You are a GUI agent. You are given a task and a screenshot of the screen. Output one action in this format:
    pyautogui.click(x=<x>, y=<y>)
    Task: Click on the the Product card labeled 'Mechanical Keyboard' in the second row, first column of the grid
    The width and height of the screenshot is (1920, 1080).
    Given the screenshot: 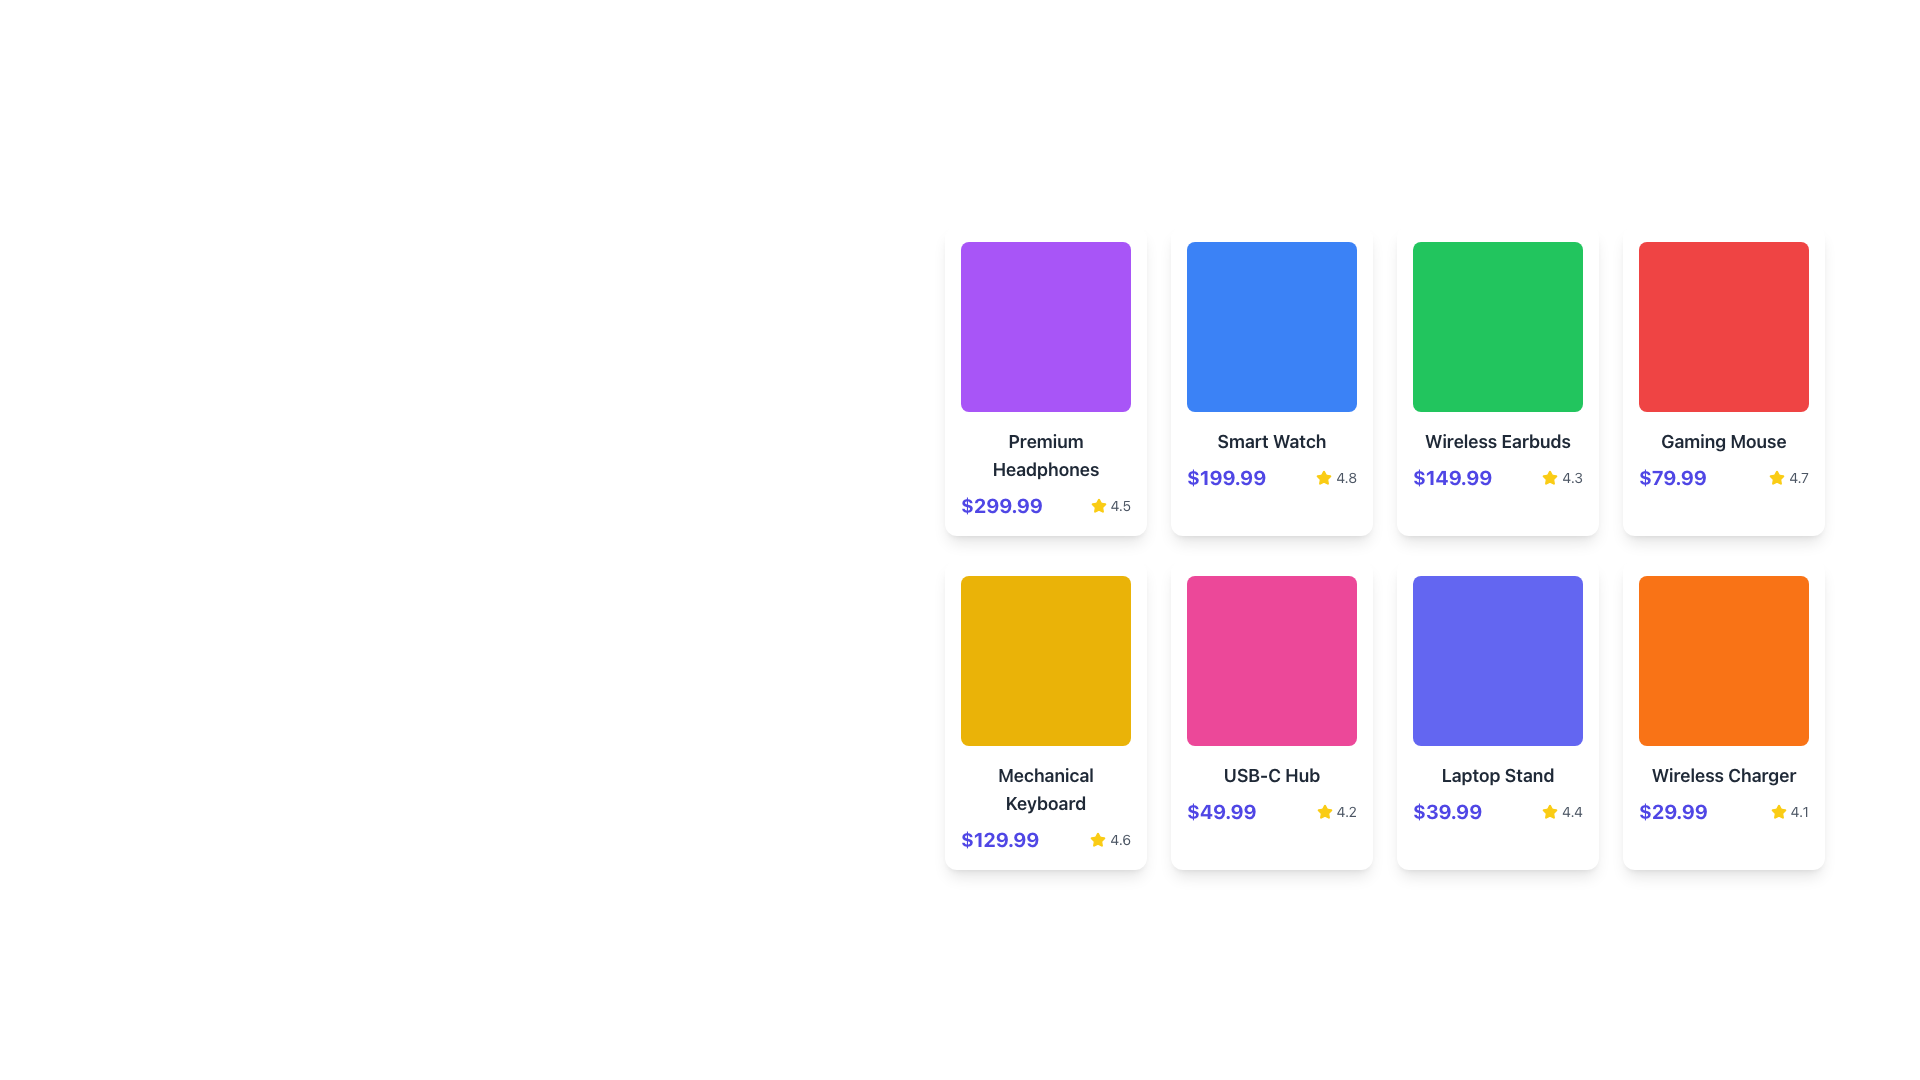 What is the action you would take?
    pyautogui.click(x=1045, y=713)
    